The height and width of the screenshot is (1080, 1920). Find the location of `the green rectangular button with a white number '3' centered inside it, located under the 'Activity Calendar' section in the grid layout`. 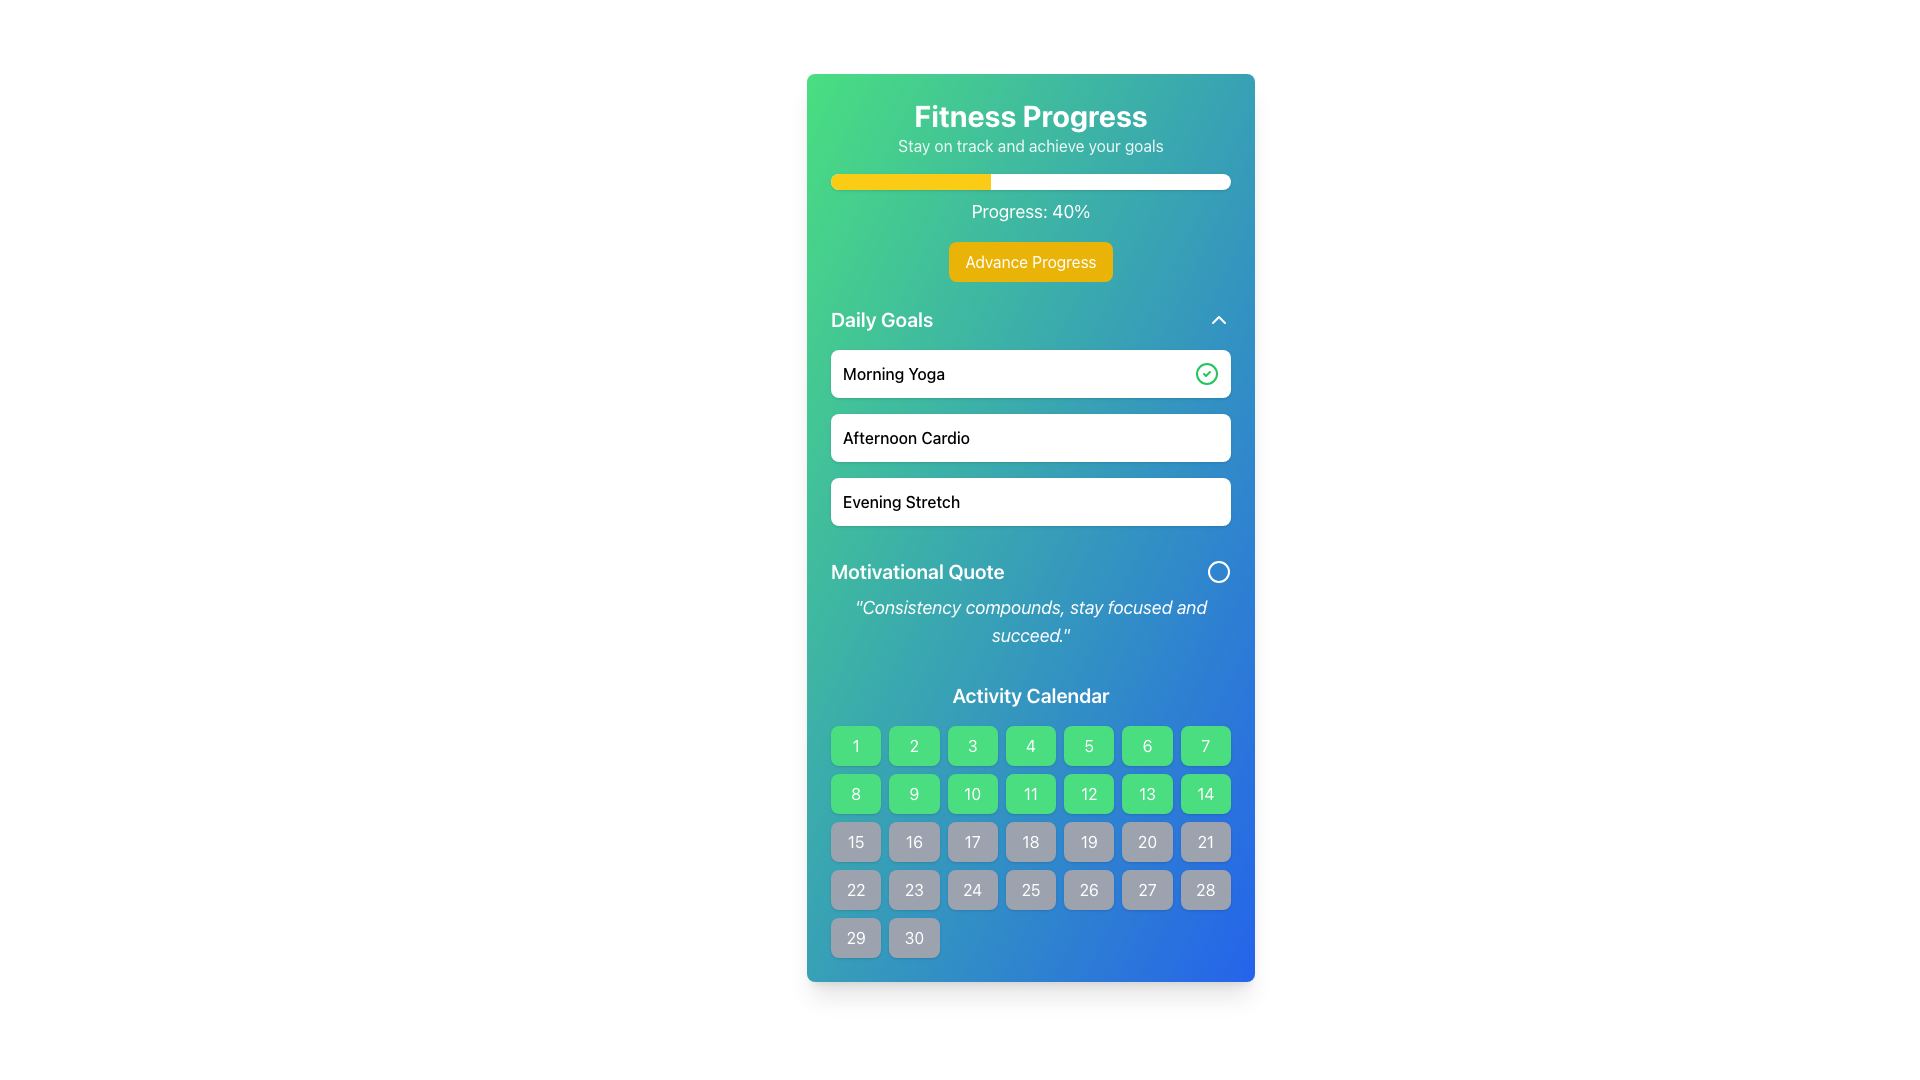

the green rectangular button with a white number '3' centered inside it, located under the 'Activity Calendar' section in the grid layout is located at coordinates (972, 745).